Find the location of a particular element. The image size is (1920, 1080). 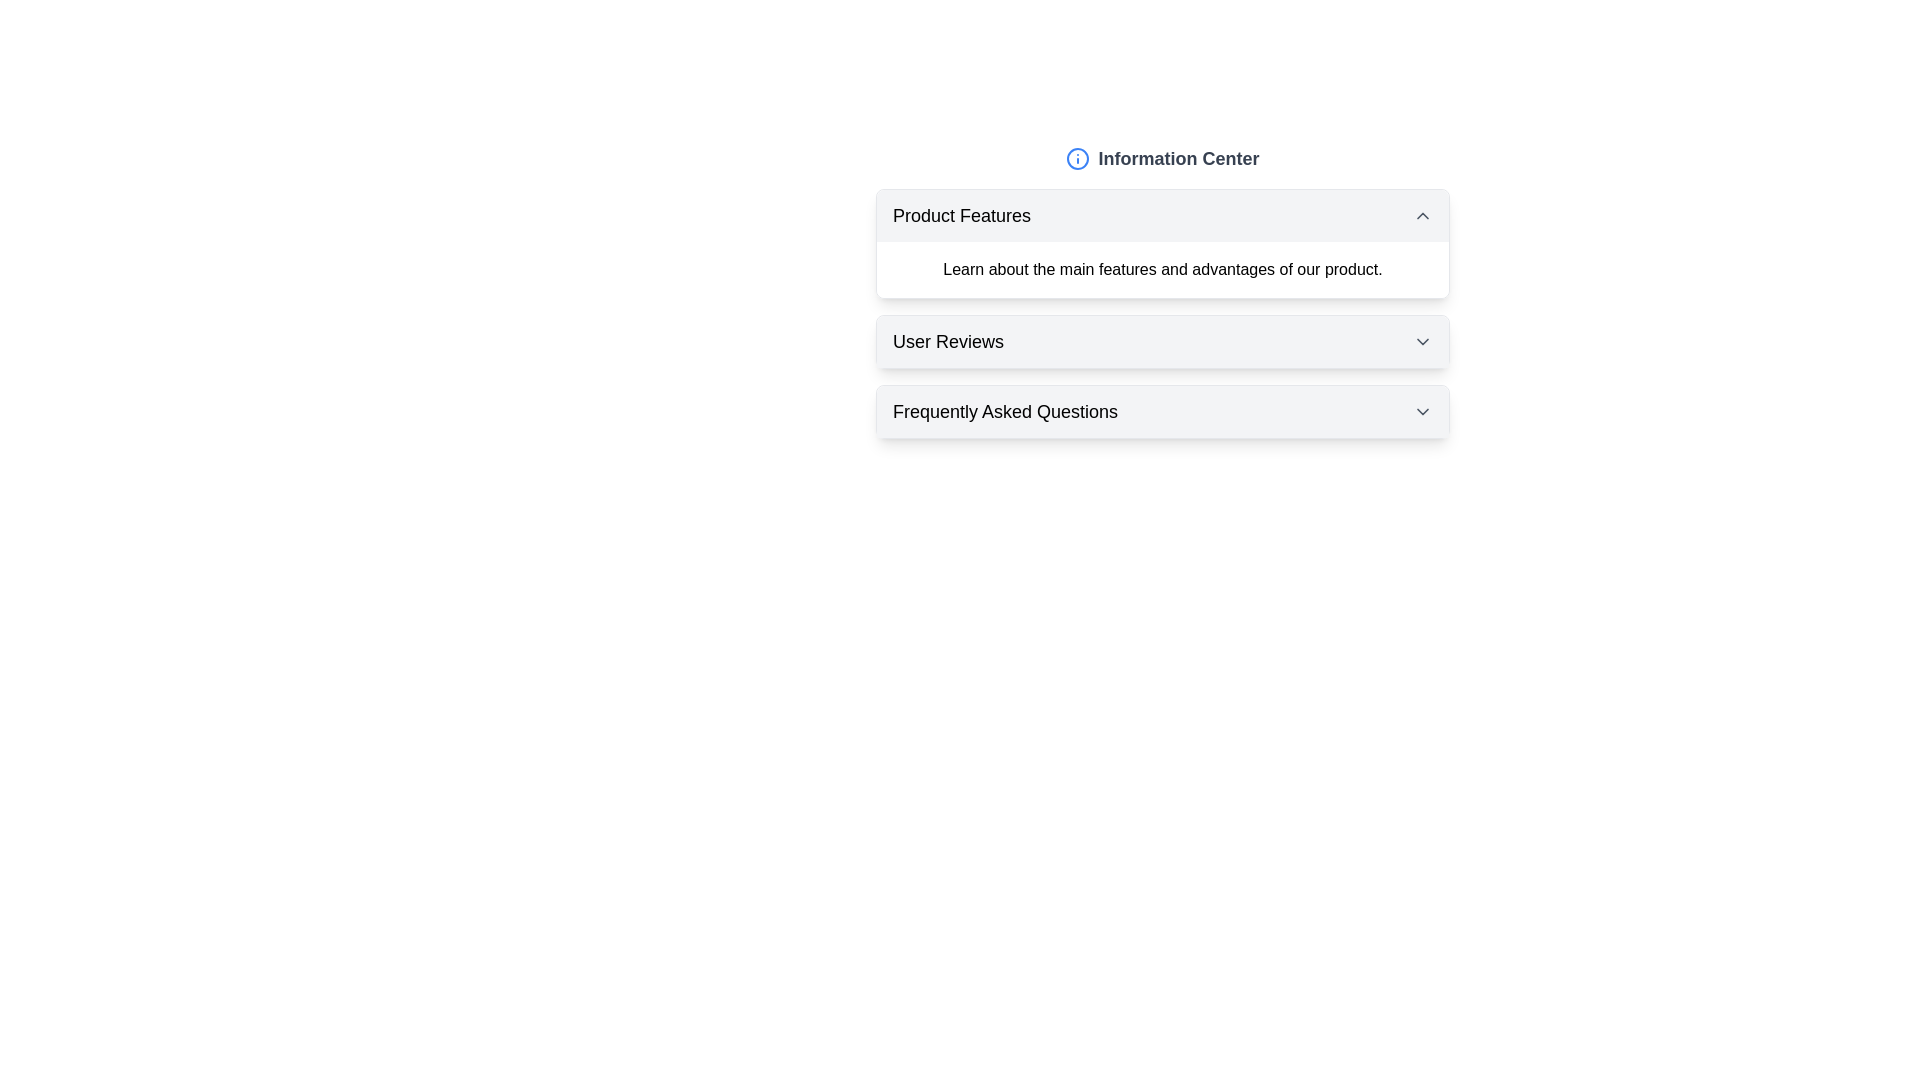

the collapsible icon located at the far-right of the 'User Reviews' section is located at coordinates (1421, 341).